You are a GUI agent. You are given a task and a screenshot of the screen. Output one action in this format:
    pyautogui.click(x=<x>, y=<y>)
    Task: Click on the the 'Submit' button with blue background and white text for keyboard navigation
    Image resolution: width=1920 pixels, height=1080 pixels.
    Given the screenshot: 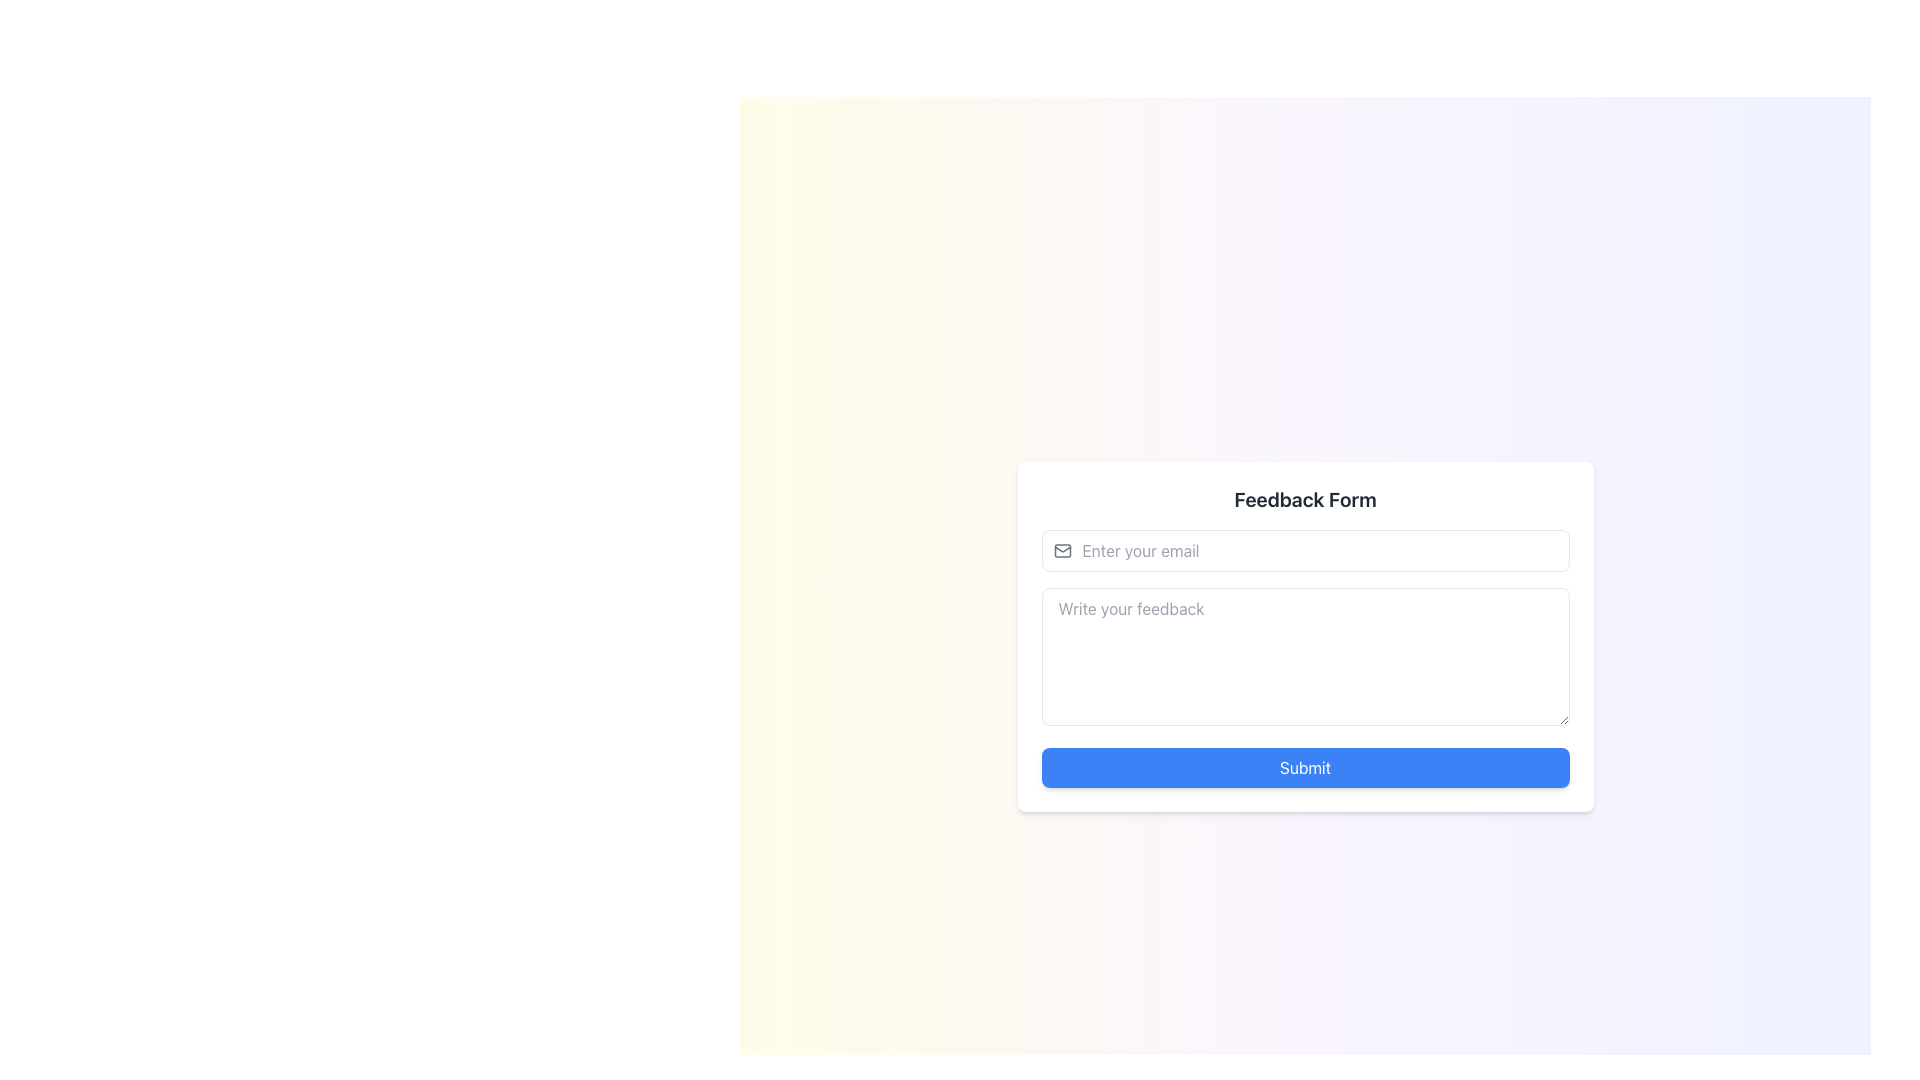 What is the action you would take?
    pyautogui.click(x=1305, y=766)
    